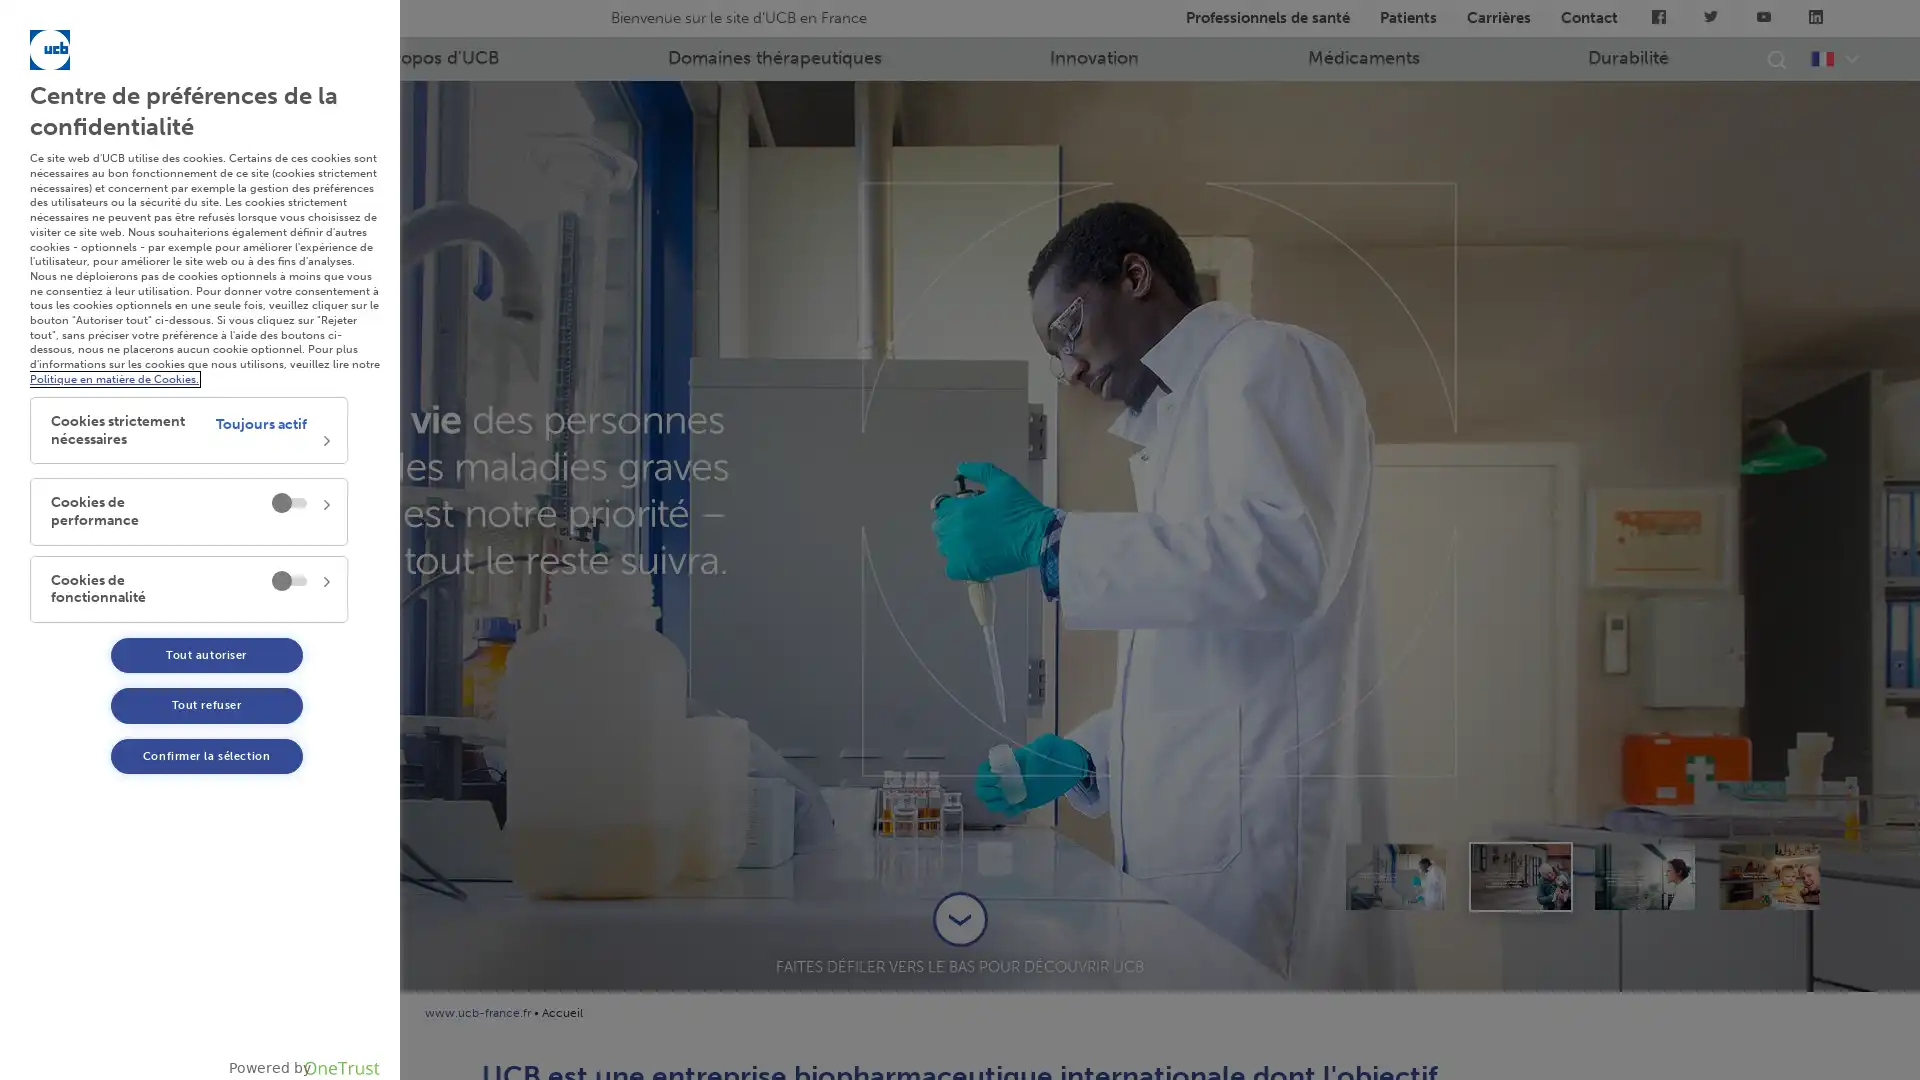 This screenshot has width=1920, height=1080. What do you see at coordinates (1395, 874) in the screenshot?
I see `Scientifique UCB` at bounding box center [1395, 874].